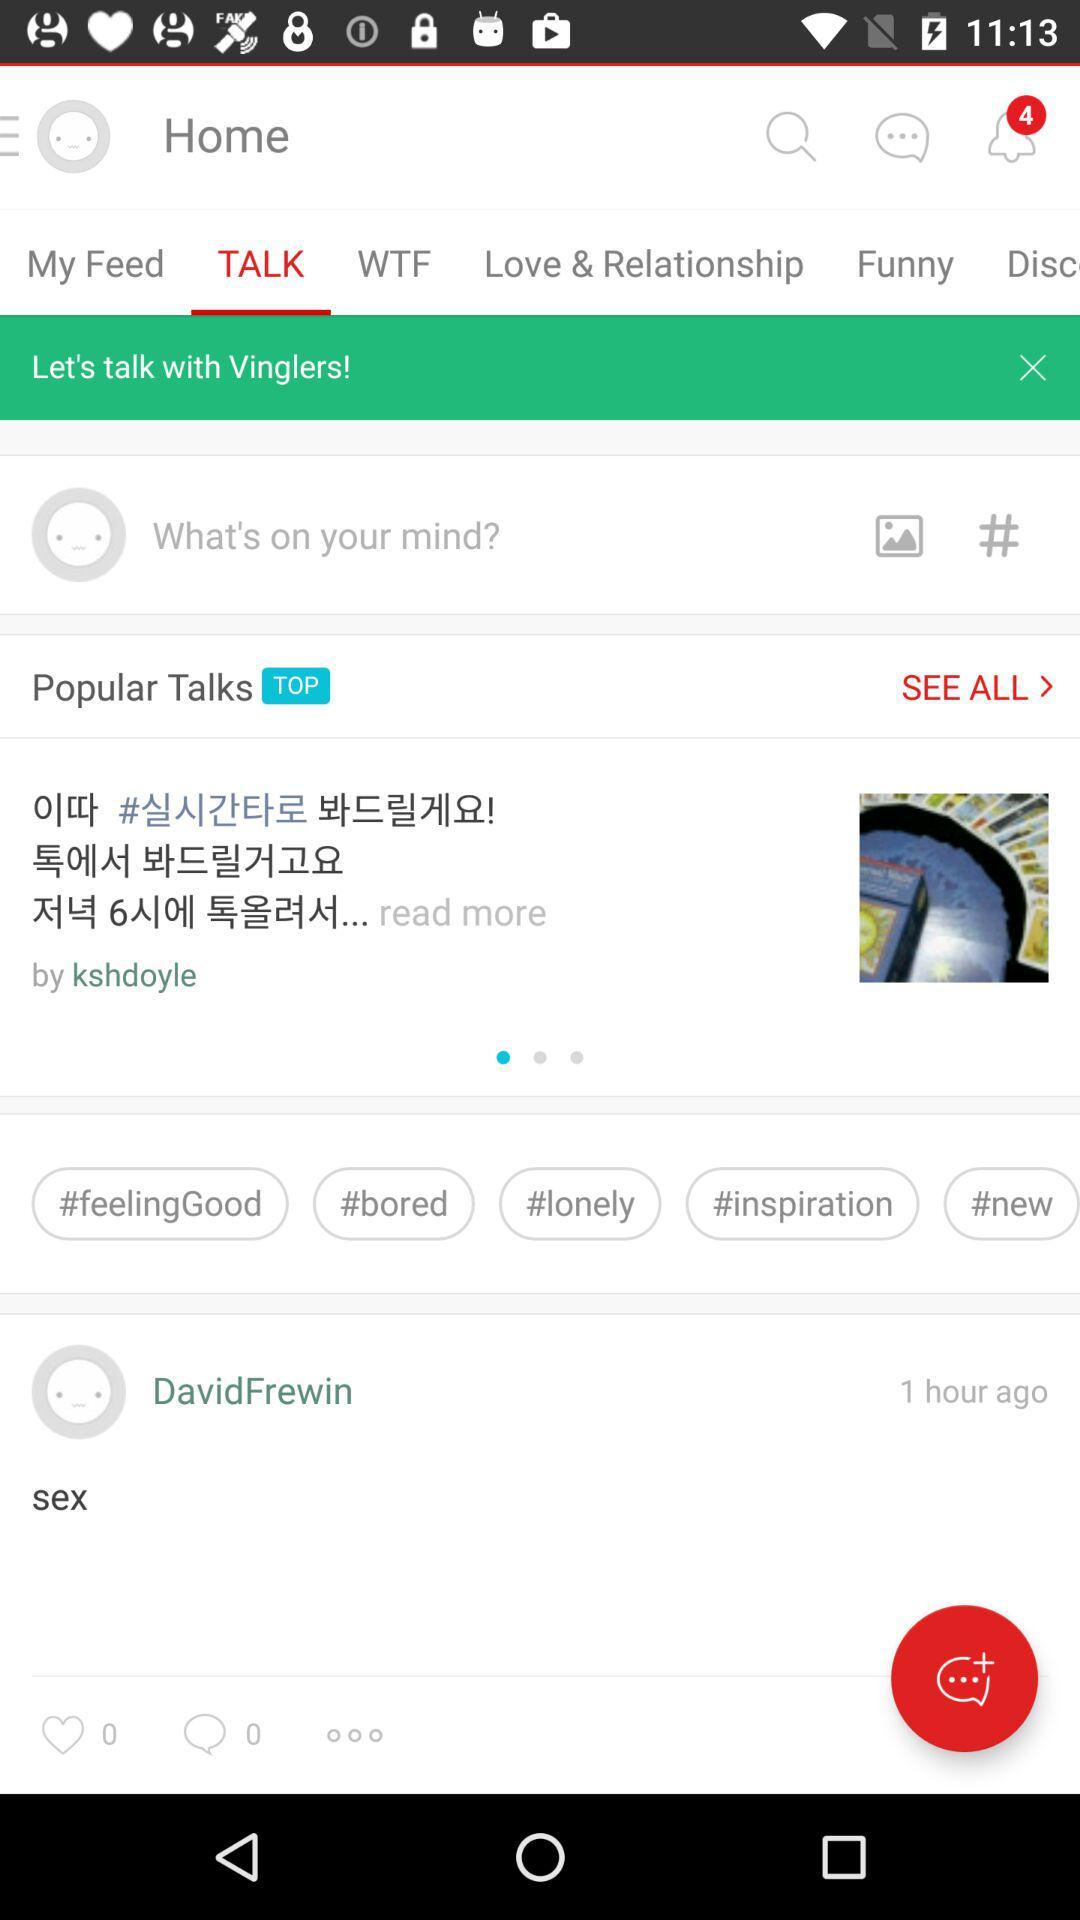 This screenshot has height=1920, width=1080. What do you see at coordinates (789, 135) in the screenshot?
I see `do a search` at bounding box center [789, 135].